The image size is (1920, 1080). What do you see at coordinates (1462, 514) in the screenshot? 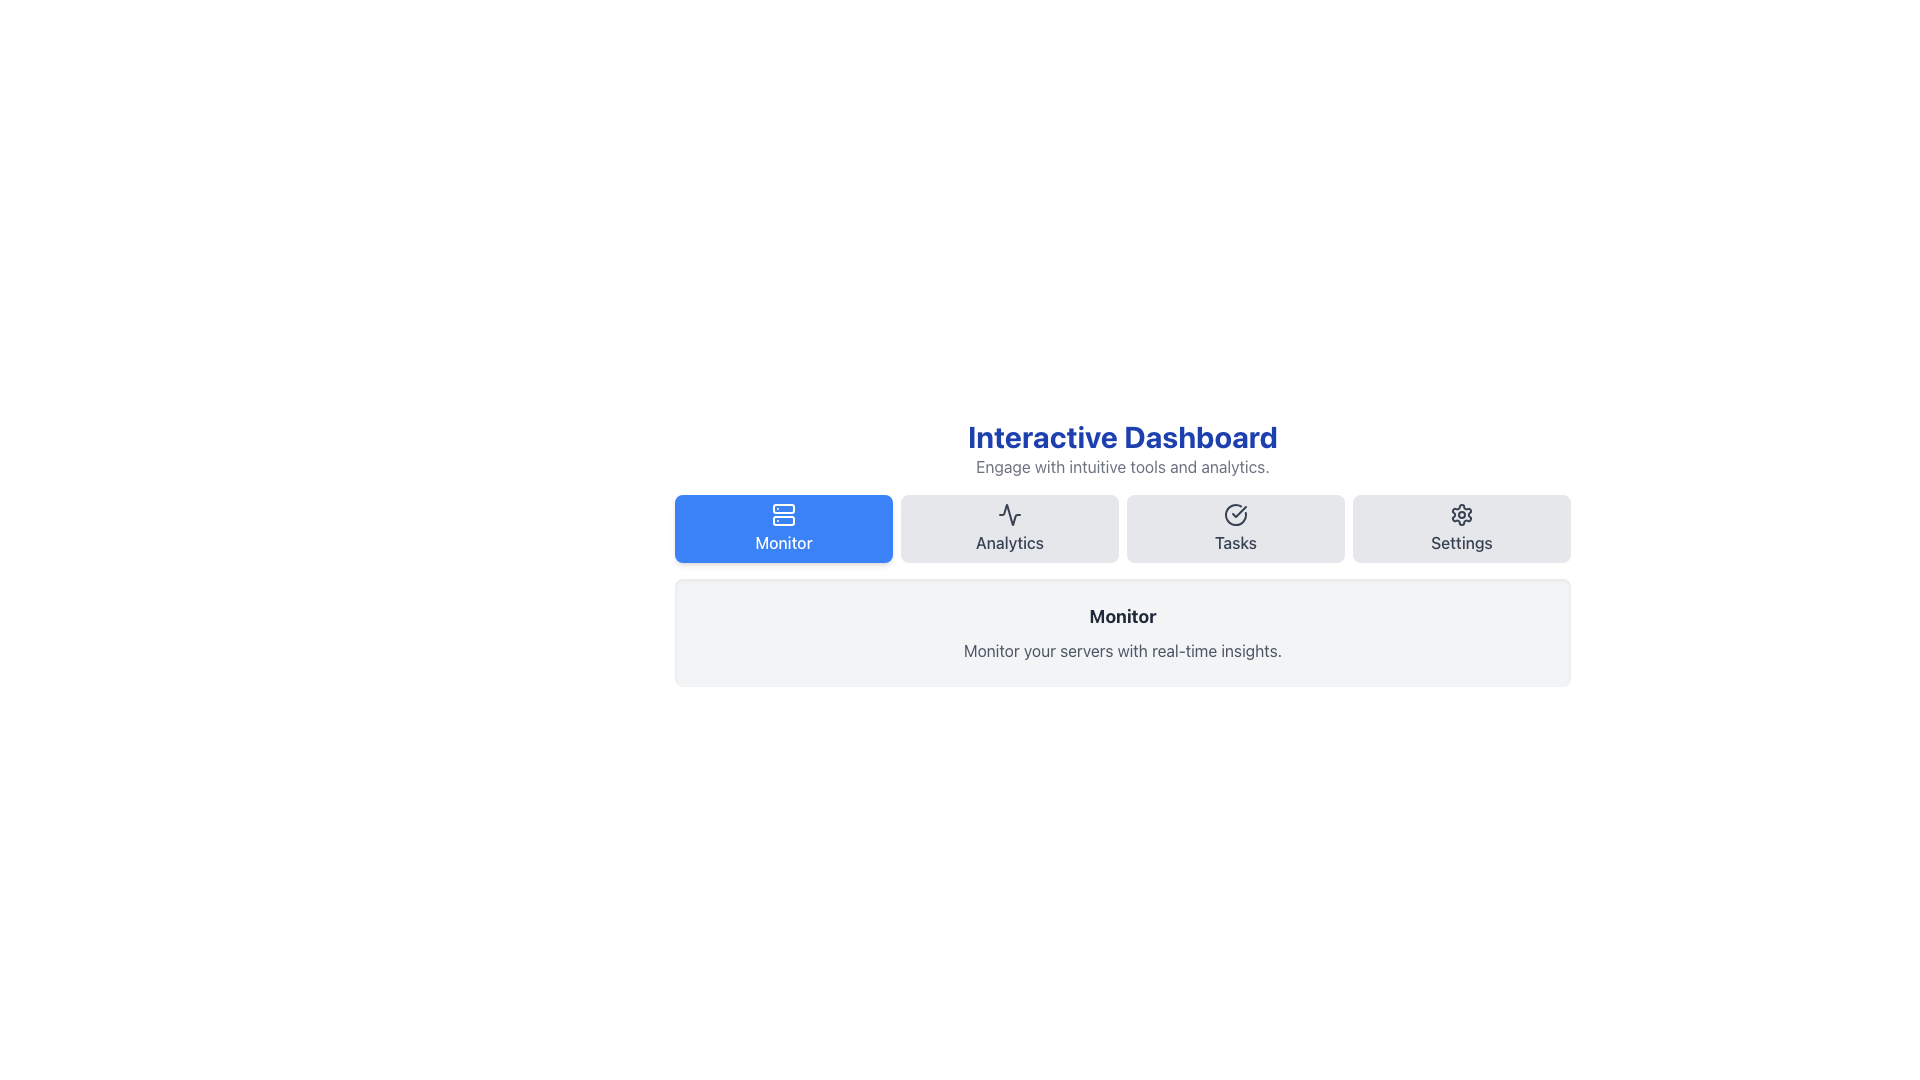
I see `the settings icon, which is visually represented as a gear icon and located within the 'Settings' button group on the right side next to the 'Tasks' button` at bounding box center [1462, 514].